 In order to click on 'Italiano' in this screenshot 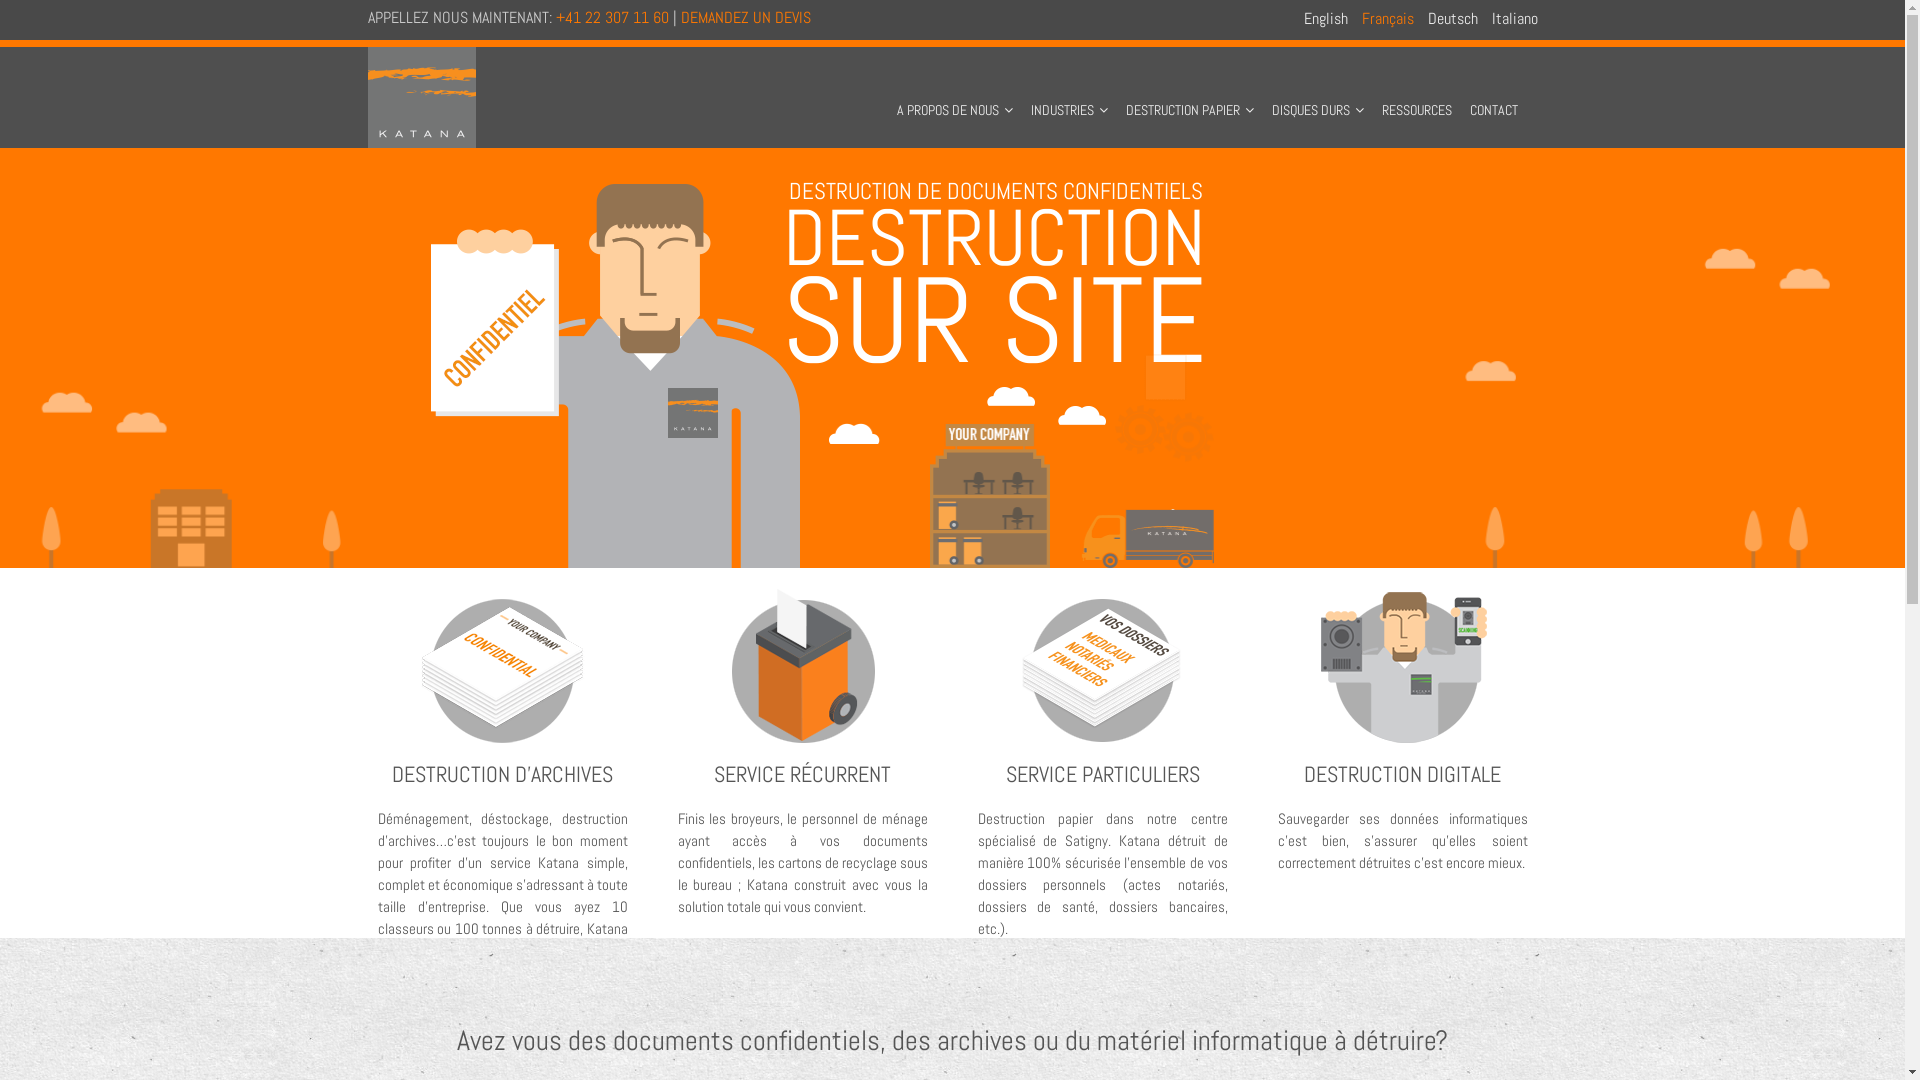, I will do `click(1515, 18)`.